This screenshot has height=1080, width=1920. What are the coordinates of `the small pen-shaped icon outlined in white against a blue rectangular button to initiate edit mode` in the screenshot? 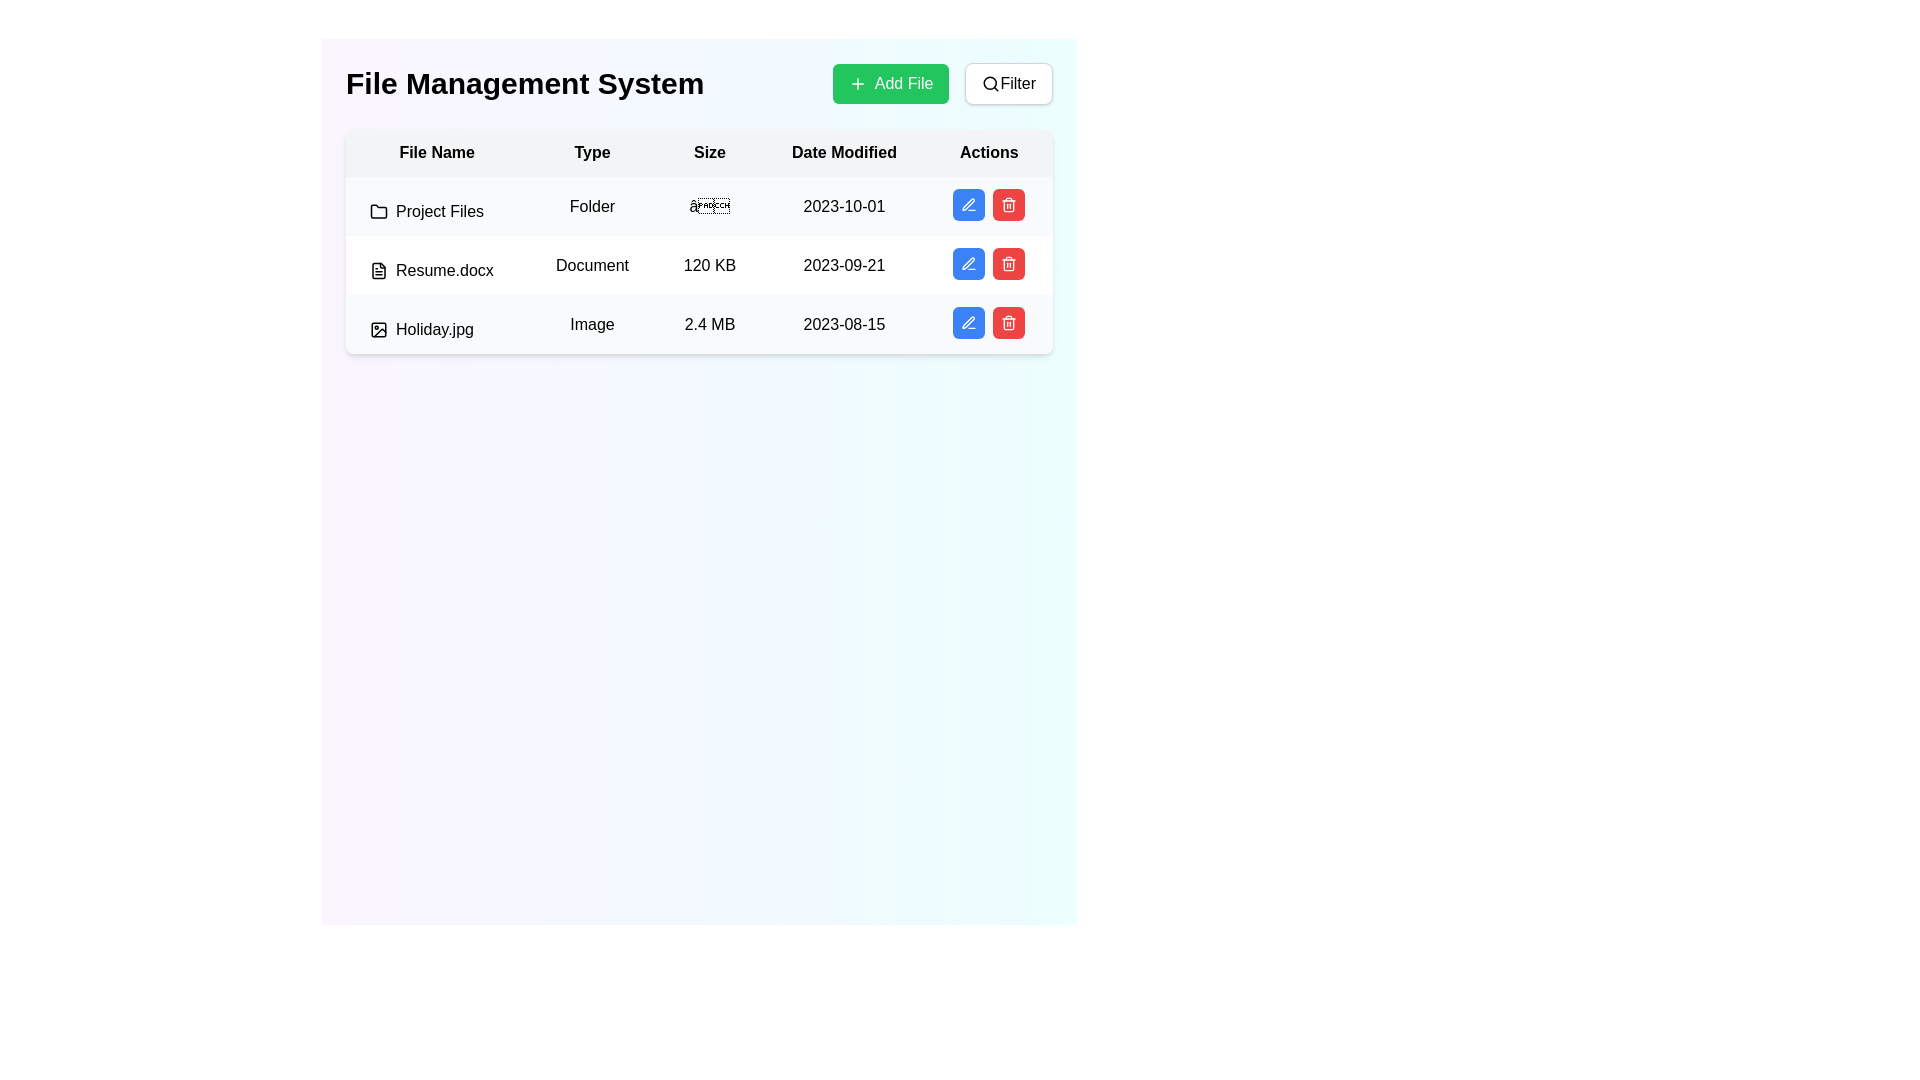 It's located at (969, 262).